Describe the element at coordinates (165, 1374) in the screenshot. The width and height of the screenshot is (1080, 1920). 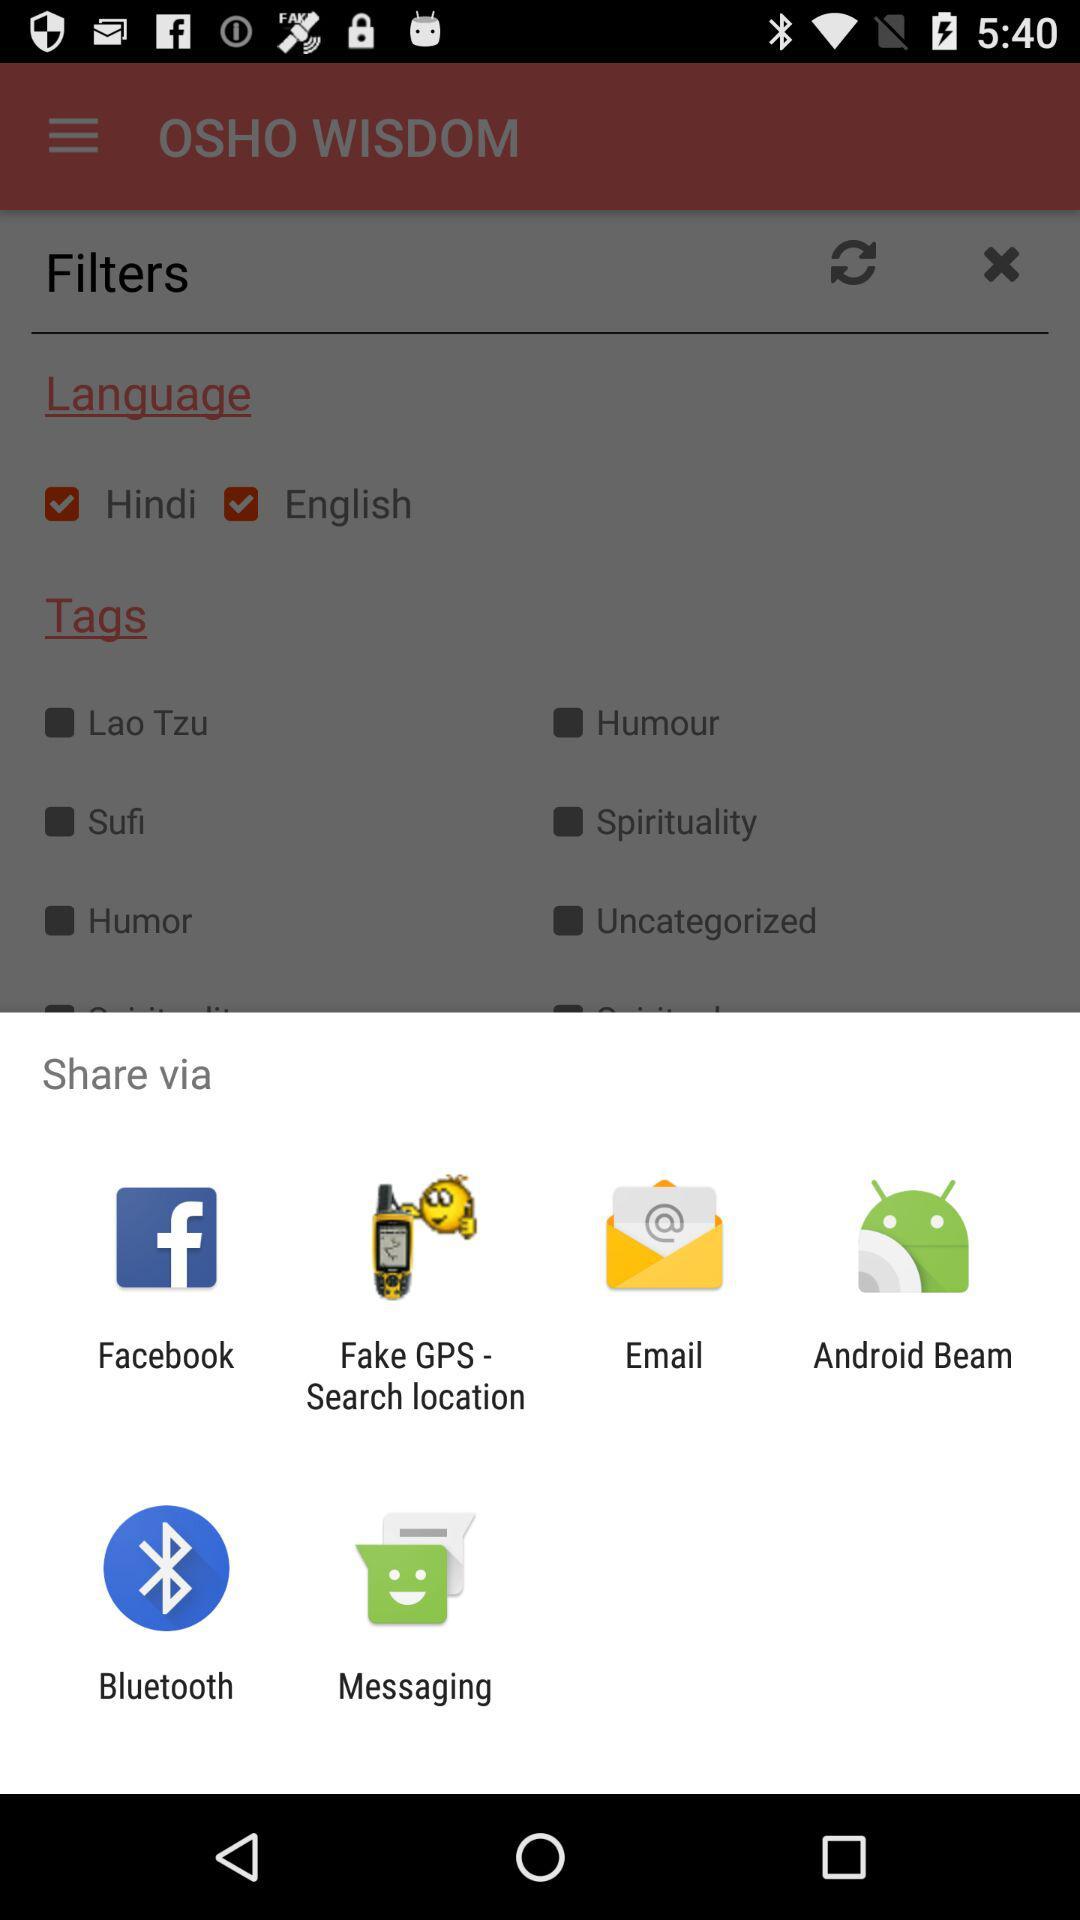
I see `app to the left of the fake gps search item` at that location.